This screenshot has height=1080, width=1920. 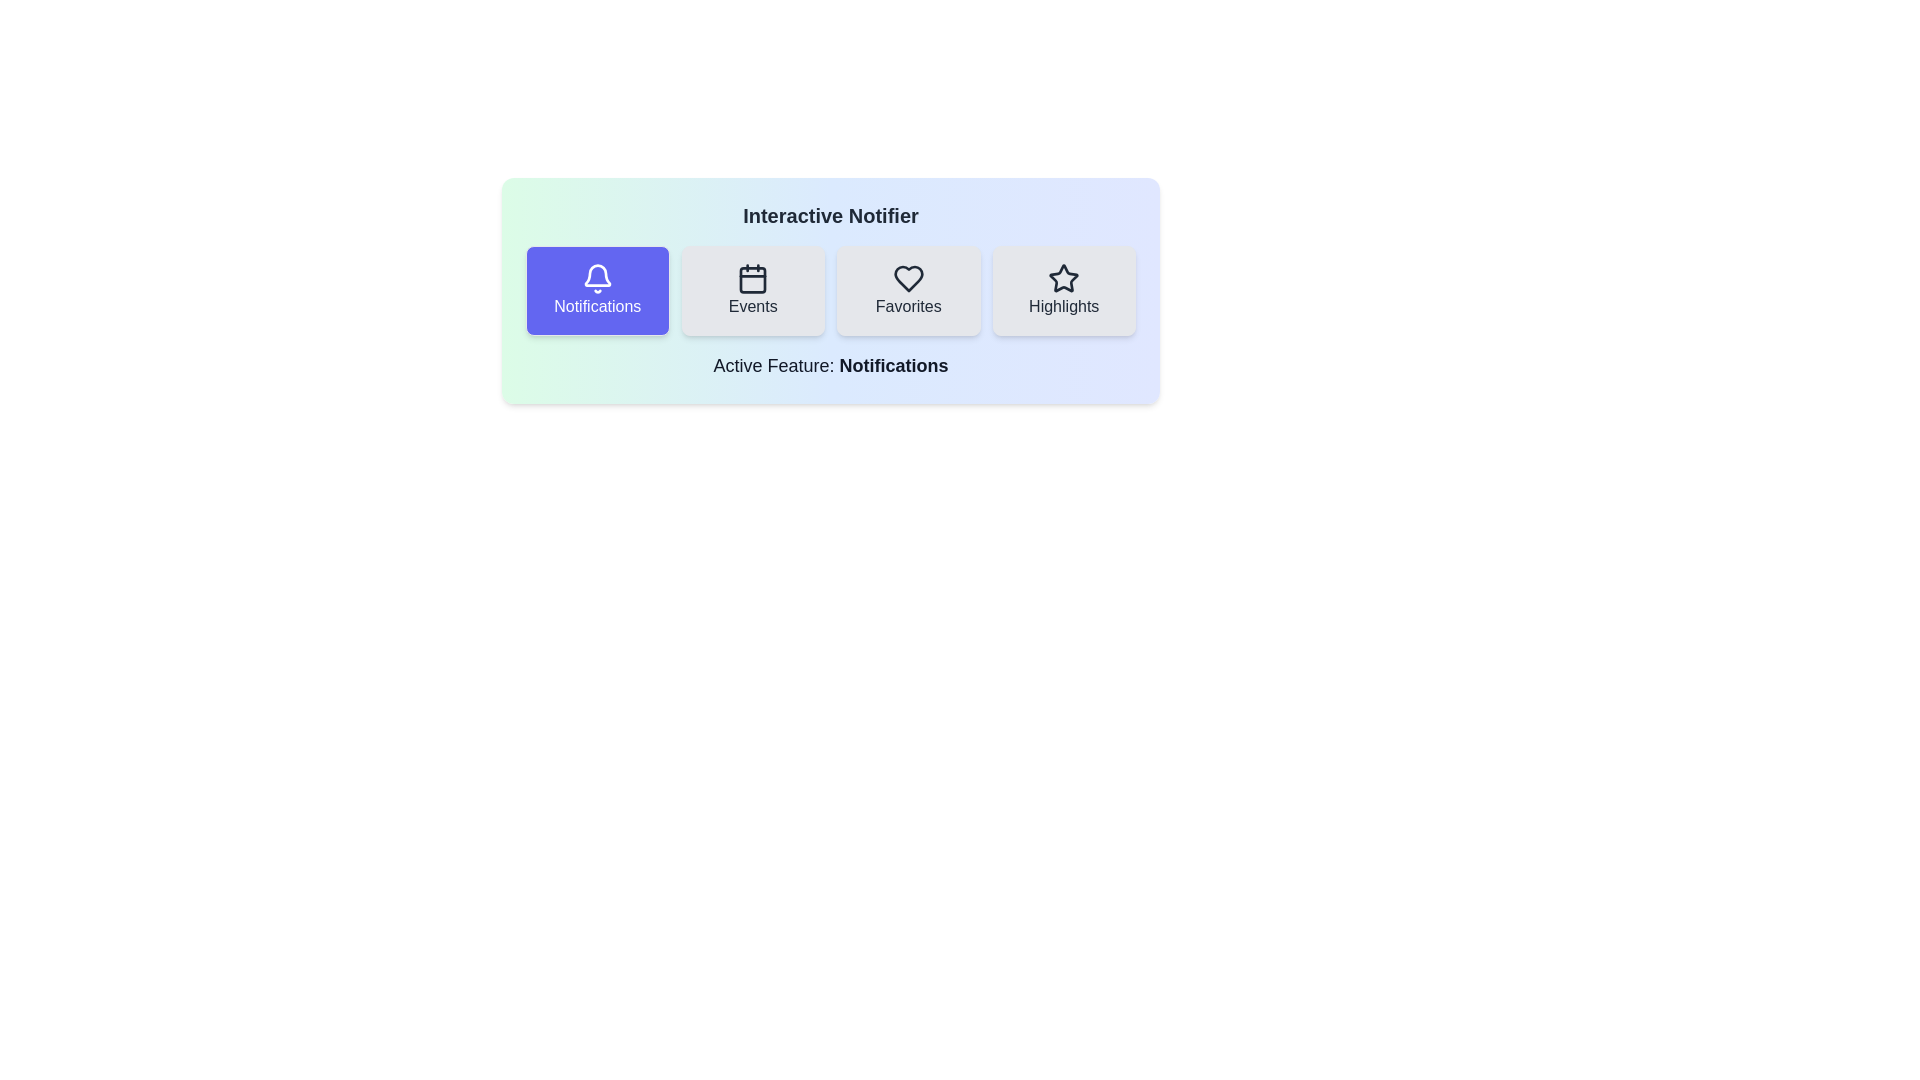 What do you see at coordinates (907, 290) in the screenshot?
I see `the feature Favorites by clicking on its button` at bounding box center [907, 290].